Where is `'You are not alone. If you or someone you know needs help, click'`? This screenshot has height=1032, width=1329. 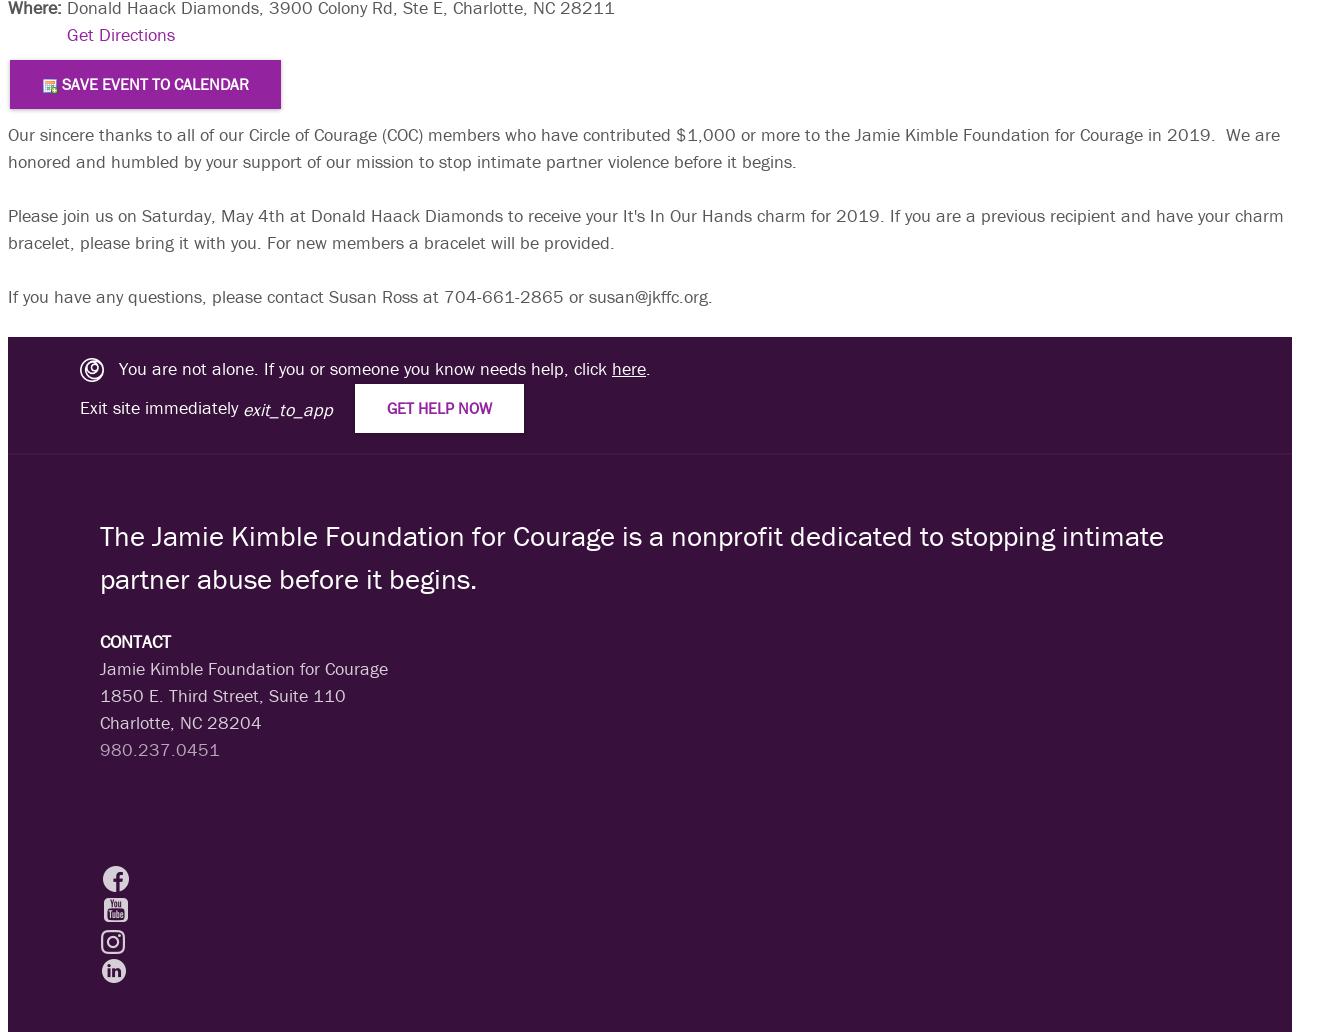 'You are not alone. If you or someone you know needs help, click' is located at coordinates (357, 367).